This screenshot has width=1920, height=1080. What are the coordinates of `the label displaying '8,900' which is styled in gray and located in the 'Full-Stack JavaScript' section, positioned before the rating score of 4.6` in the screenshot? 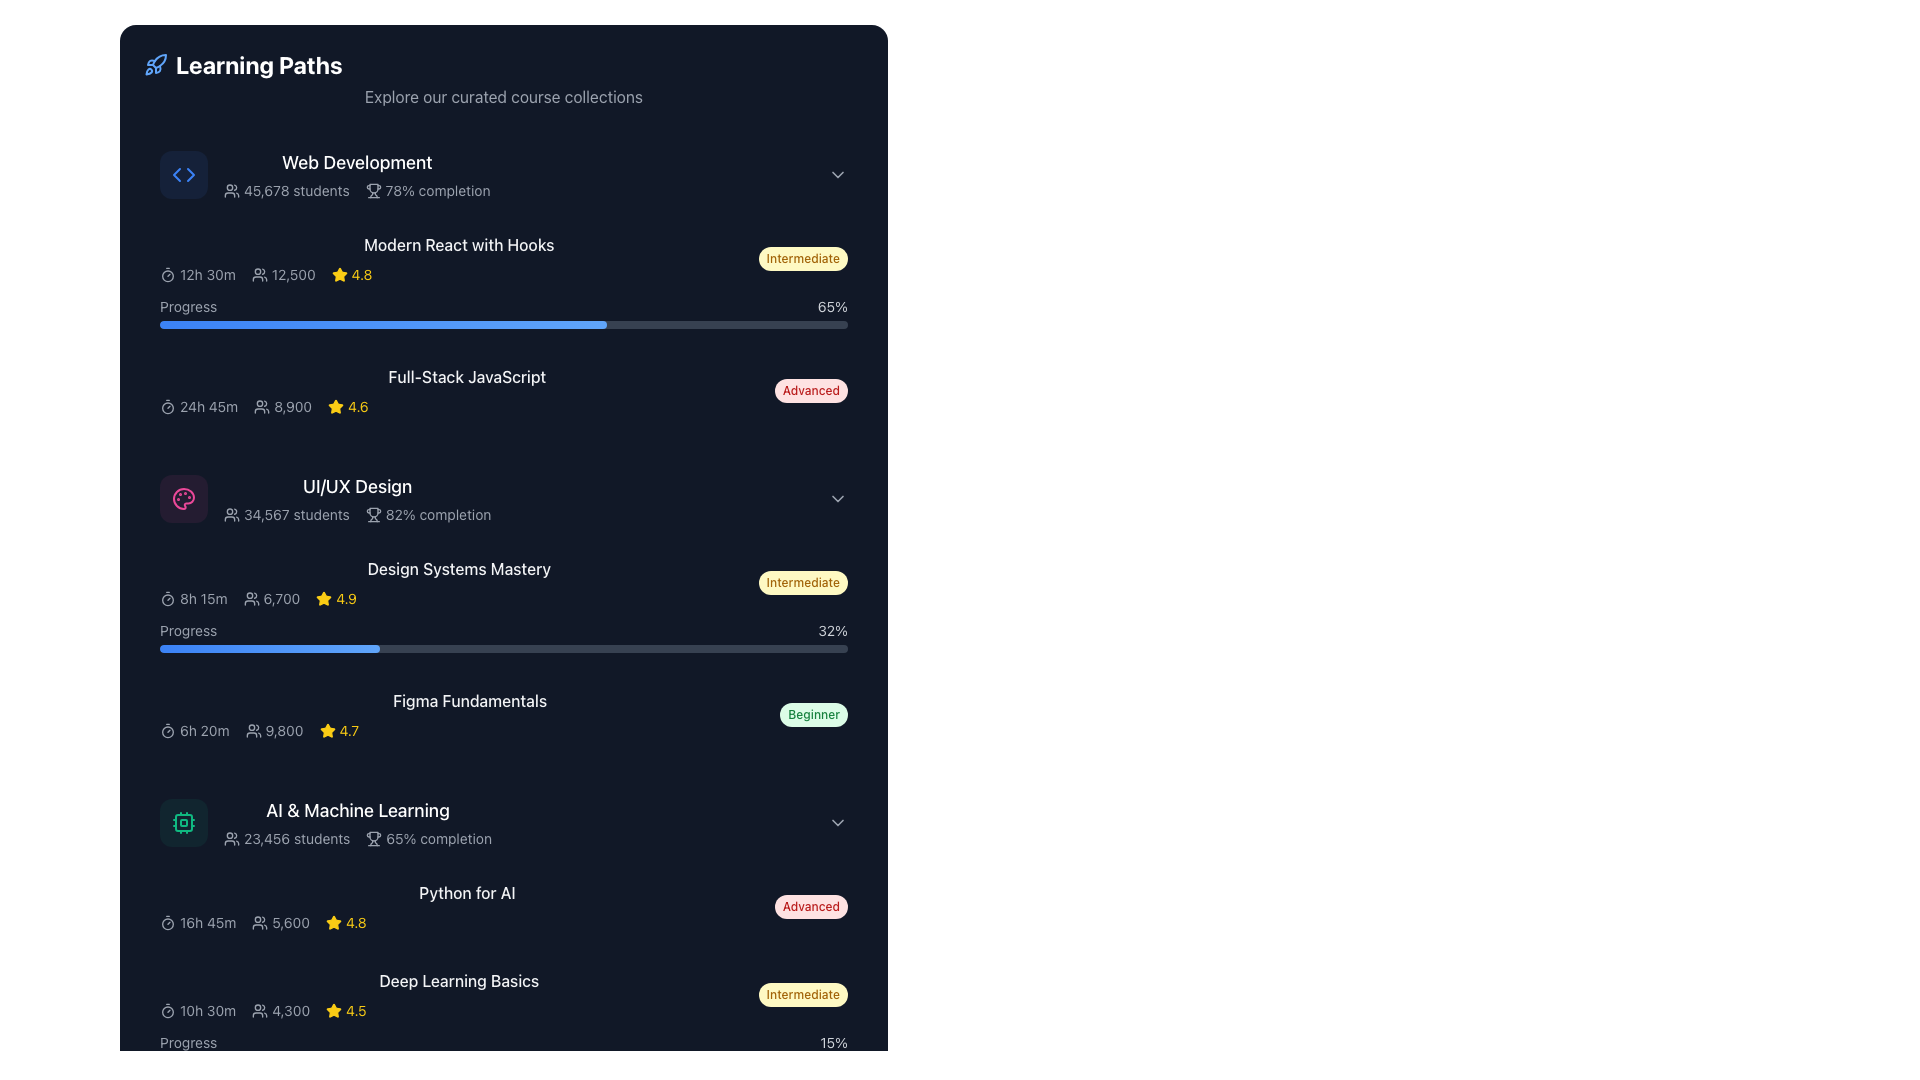 It's located at (282, 406).